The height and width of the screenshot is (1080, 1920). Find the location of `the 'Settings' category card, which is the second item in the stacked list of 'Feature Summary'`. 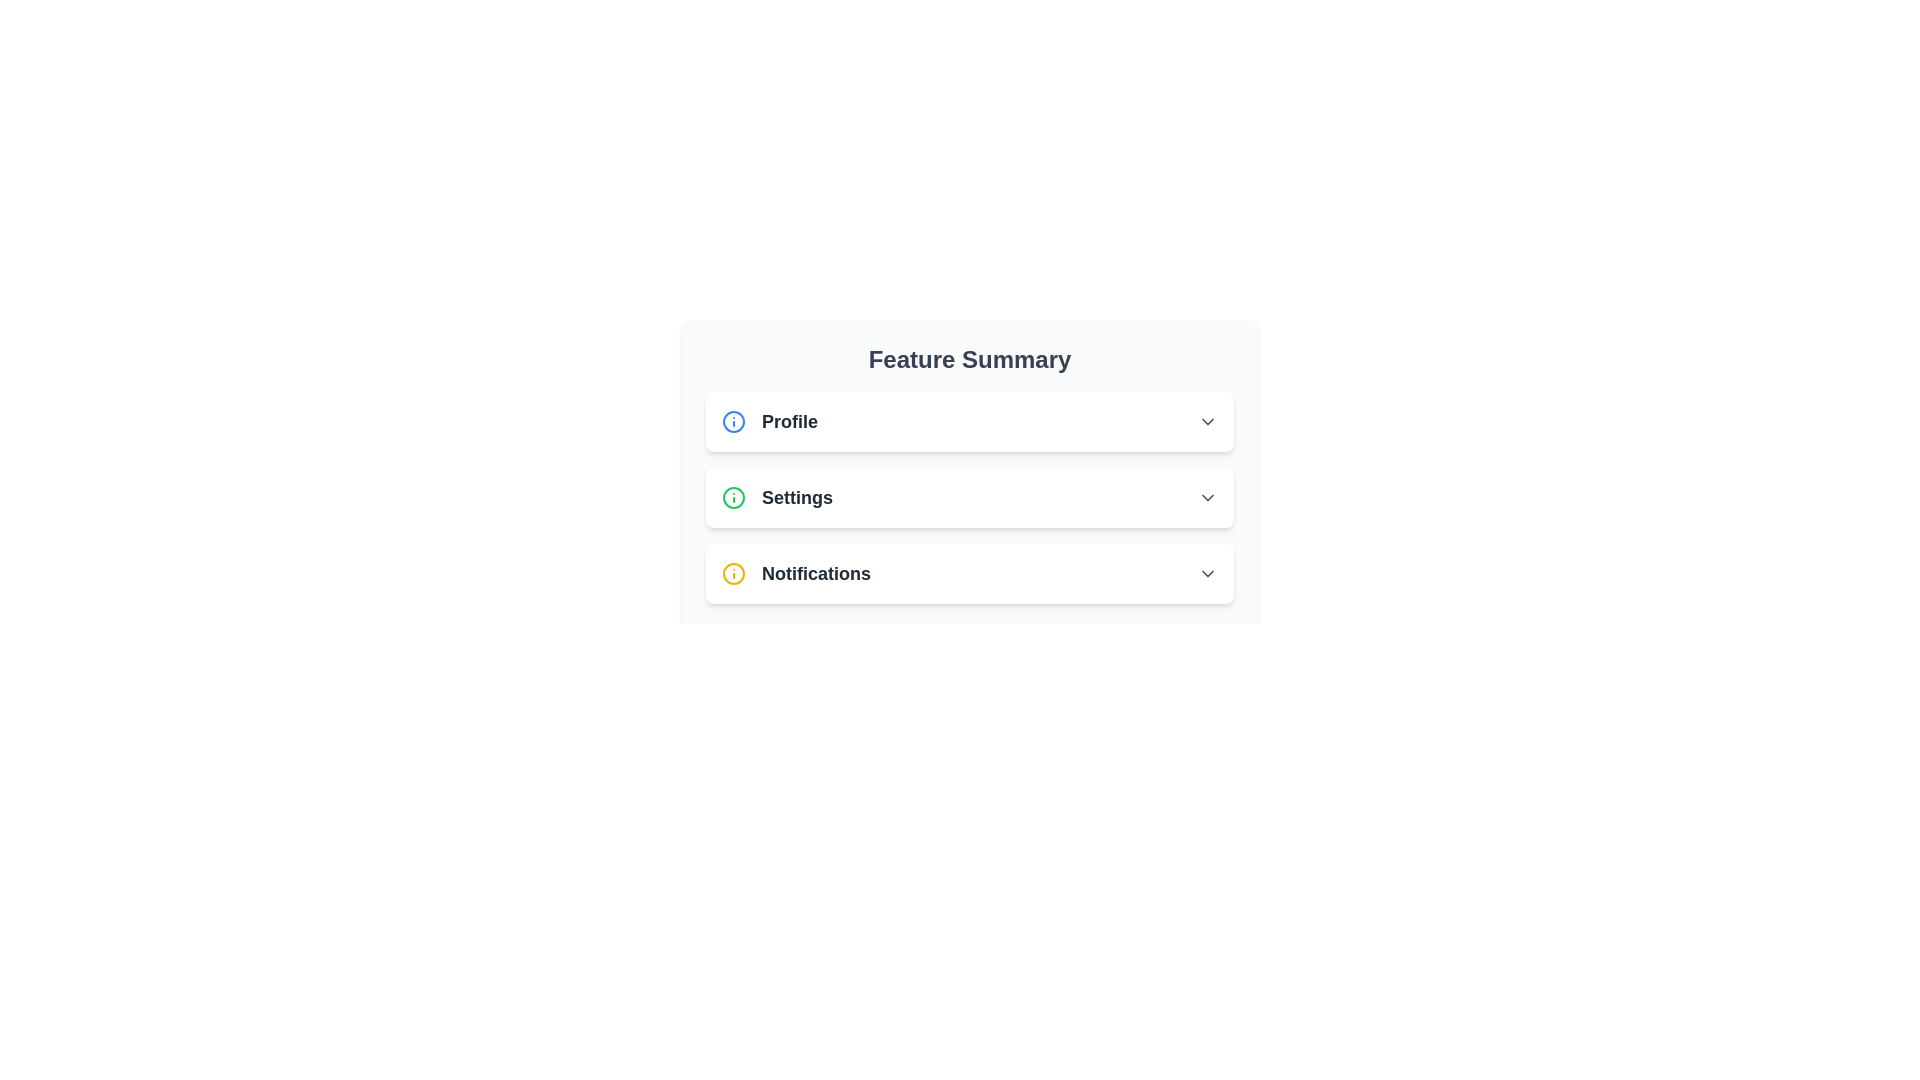

the 'Settings' category card, which is the second item in the stacked list of 'Feature Summary' is located at coordinates (969, 496).